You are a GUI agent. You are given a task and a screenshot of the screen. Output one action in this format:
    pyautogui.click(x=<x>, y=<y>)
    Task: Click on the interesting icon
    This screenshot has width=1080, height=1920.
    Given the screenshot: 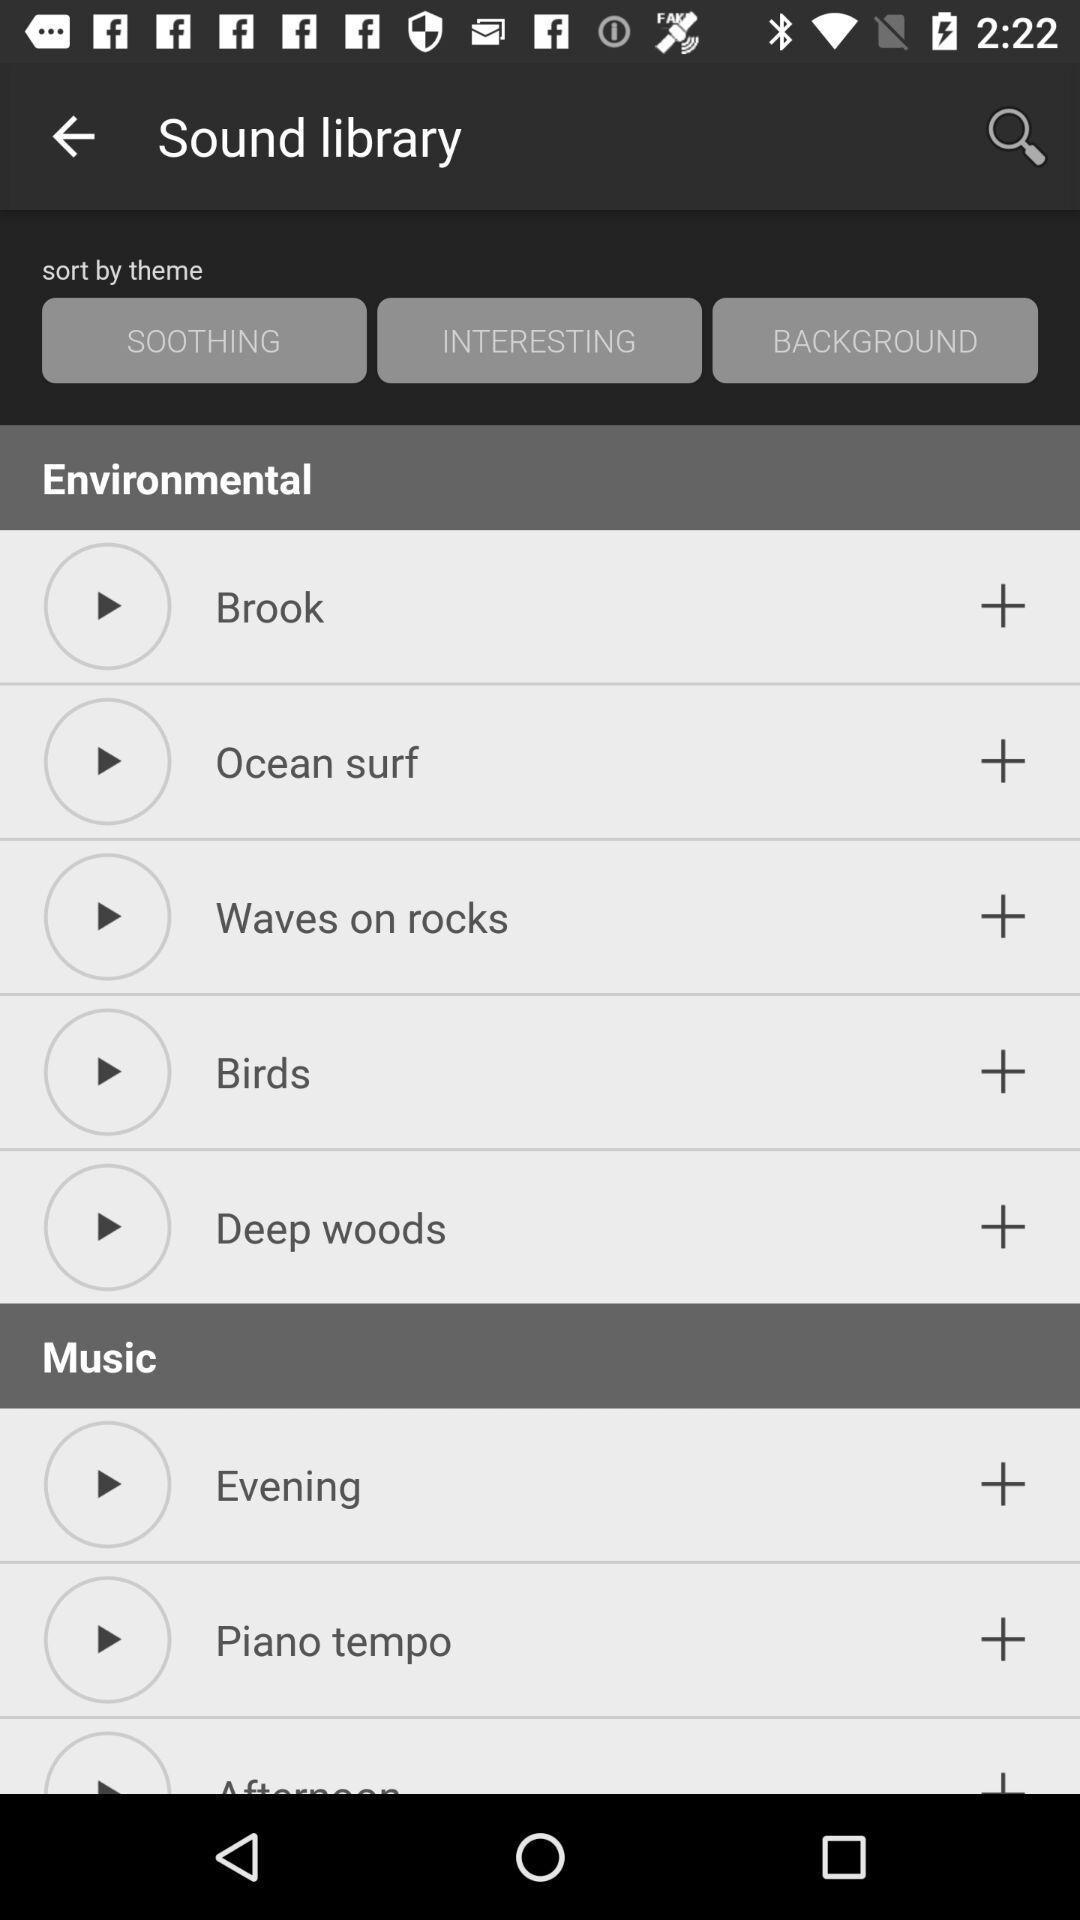 What is the action you would take?
    pyautogui.click(x=538, y=340)
    